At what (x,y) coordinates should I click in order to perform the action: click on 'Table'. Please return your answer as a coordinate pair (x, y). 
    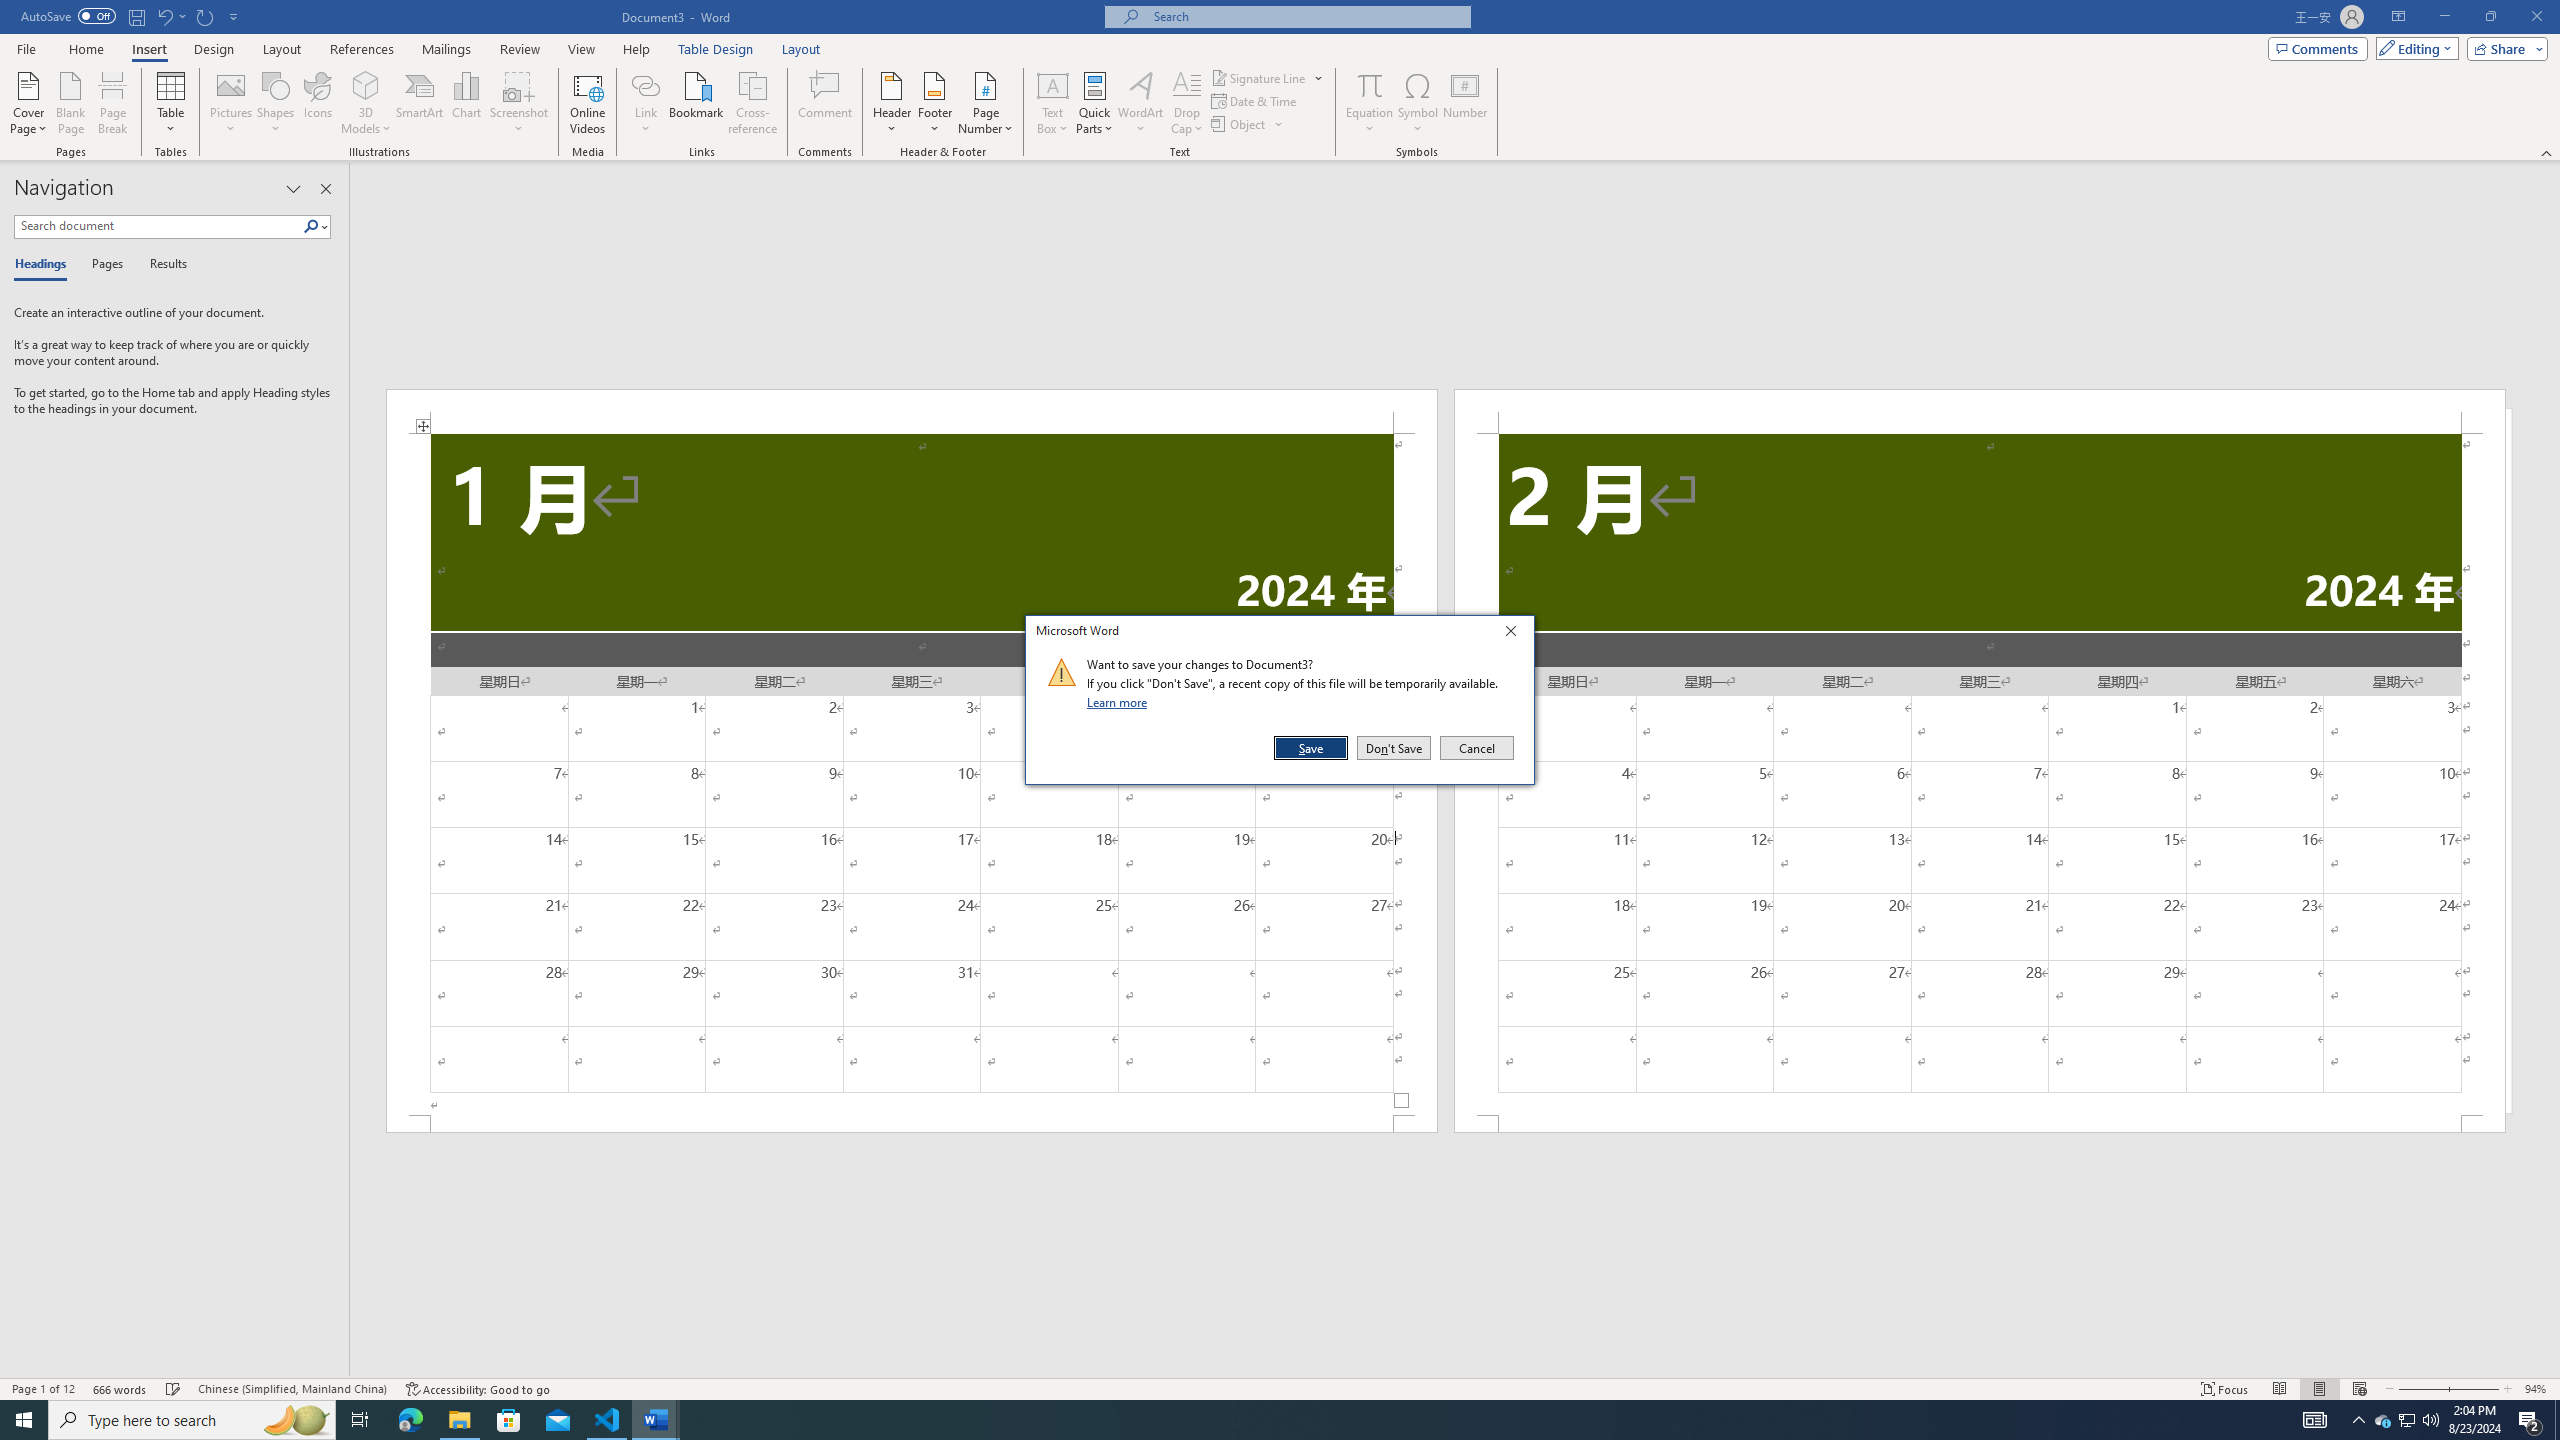
    Looking at the image, I should click on (171, 103).